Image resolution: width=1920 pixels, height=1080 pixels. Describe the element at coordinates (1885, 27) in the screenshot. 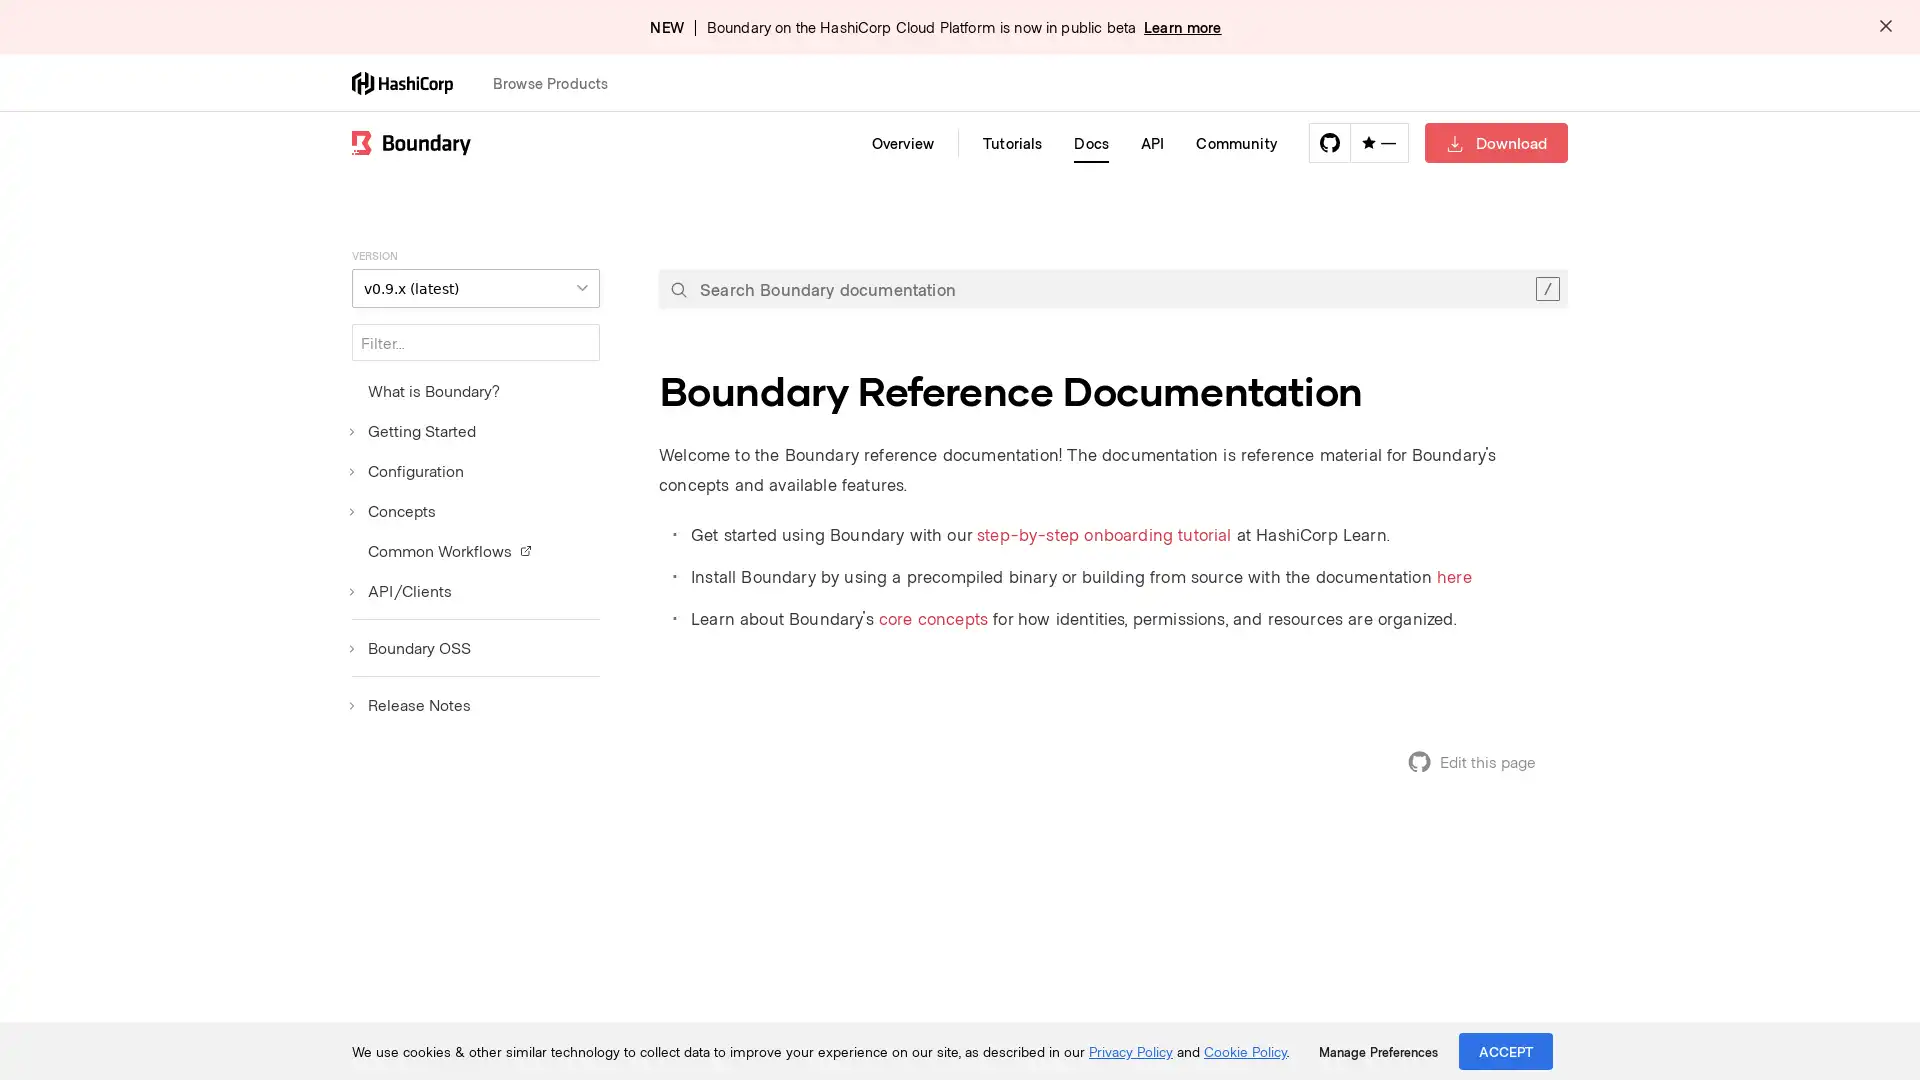

I see `Dismiss alert` at that location.